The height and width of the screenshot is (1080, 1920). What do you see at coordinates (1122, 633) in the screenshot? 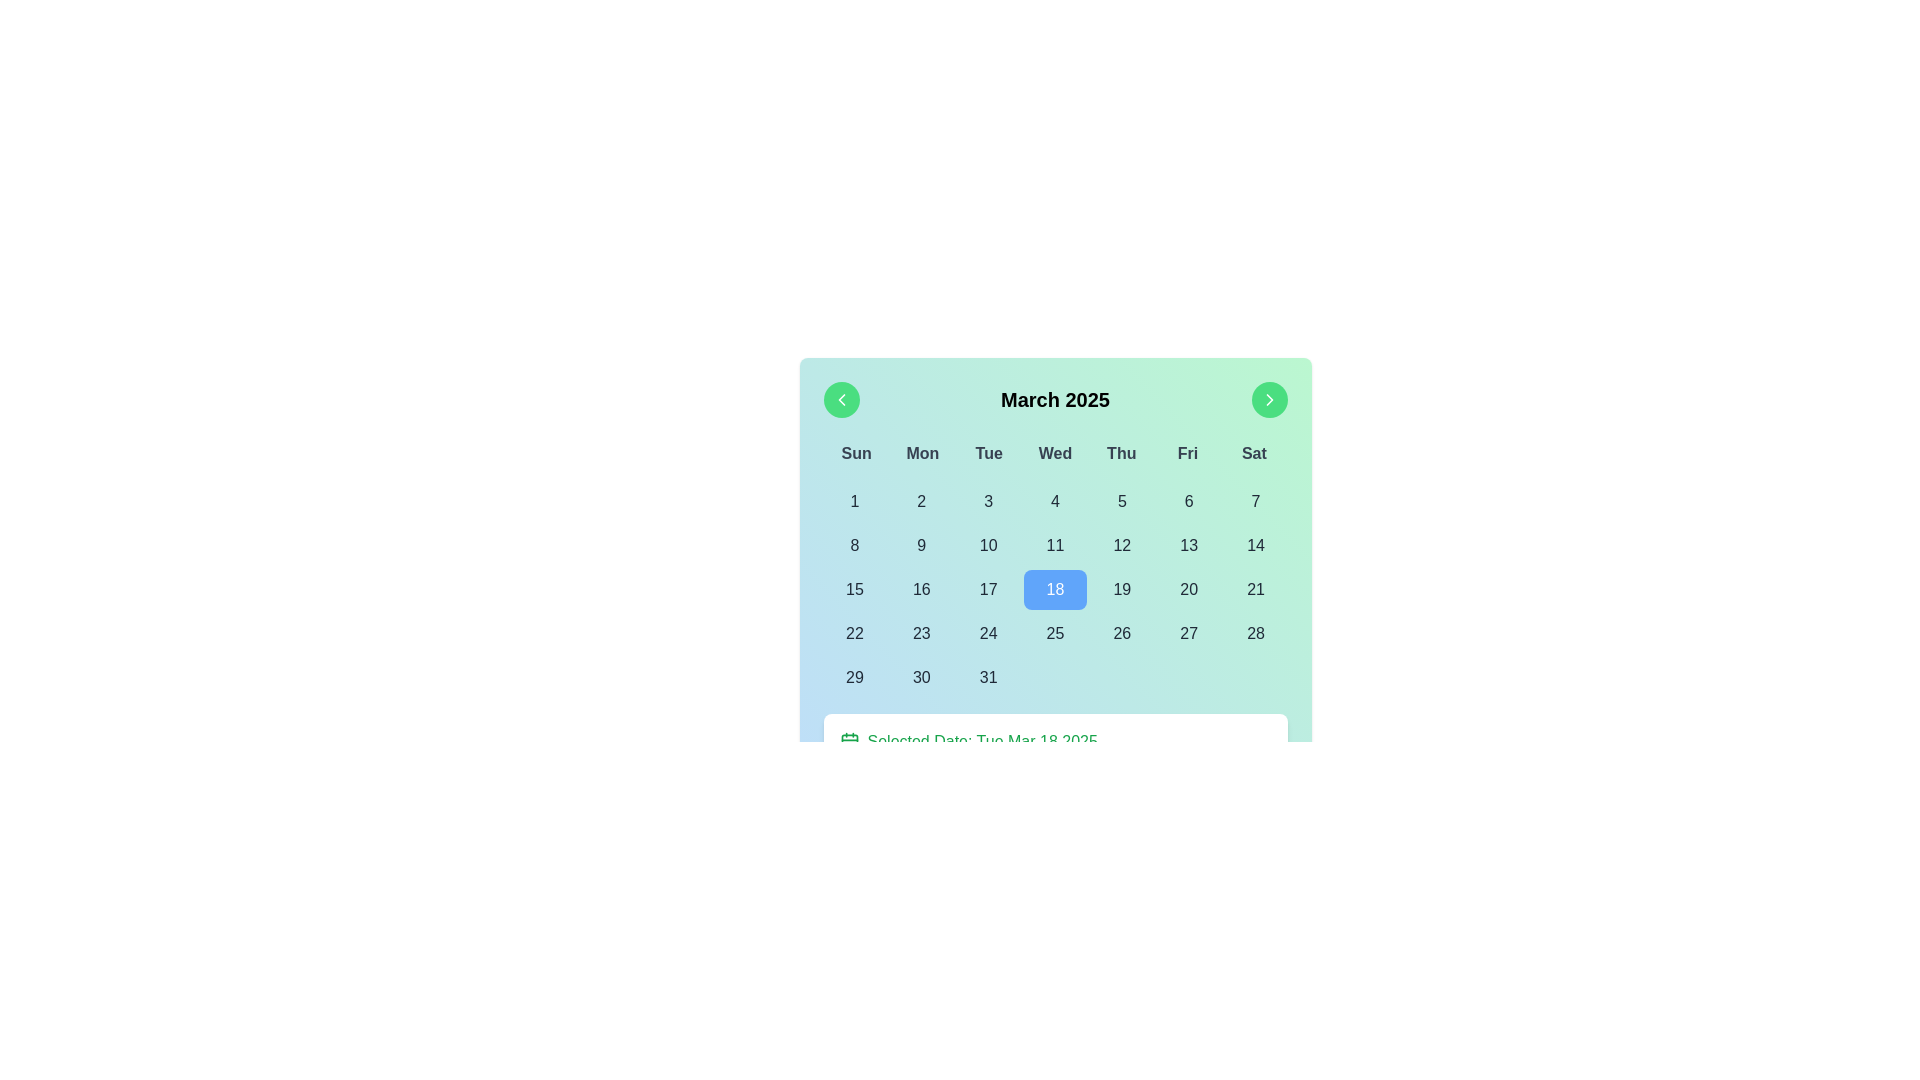
I see `the button displaying the number '26' in the calendar grid` at bounding box center [1122, 633].